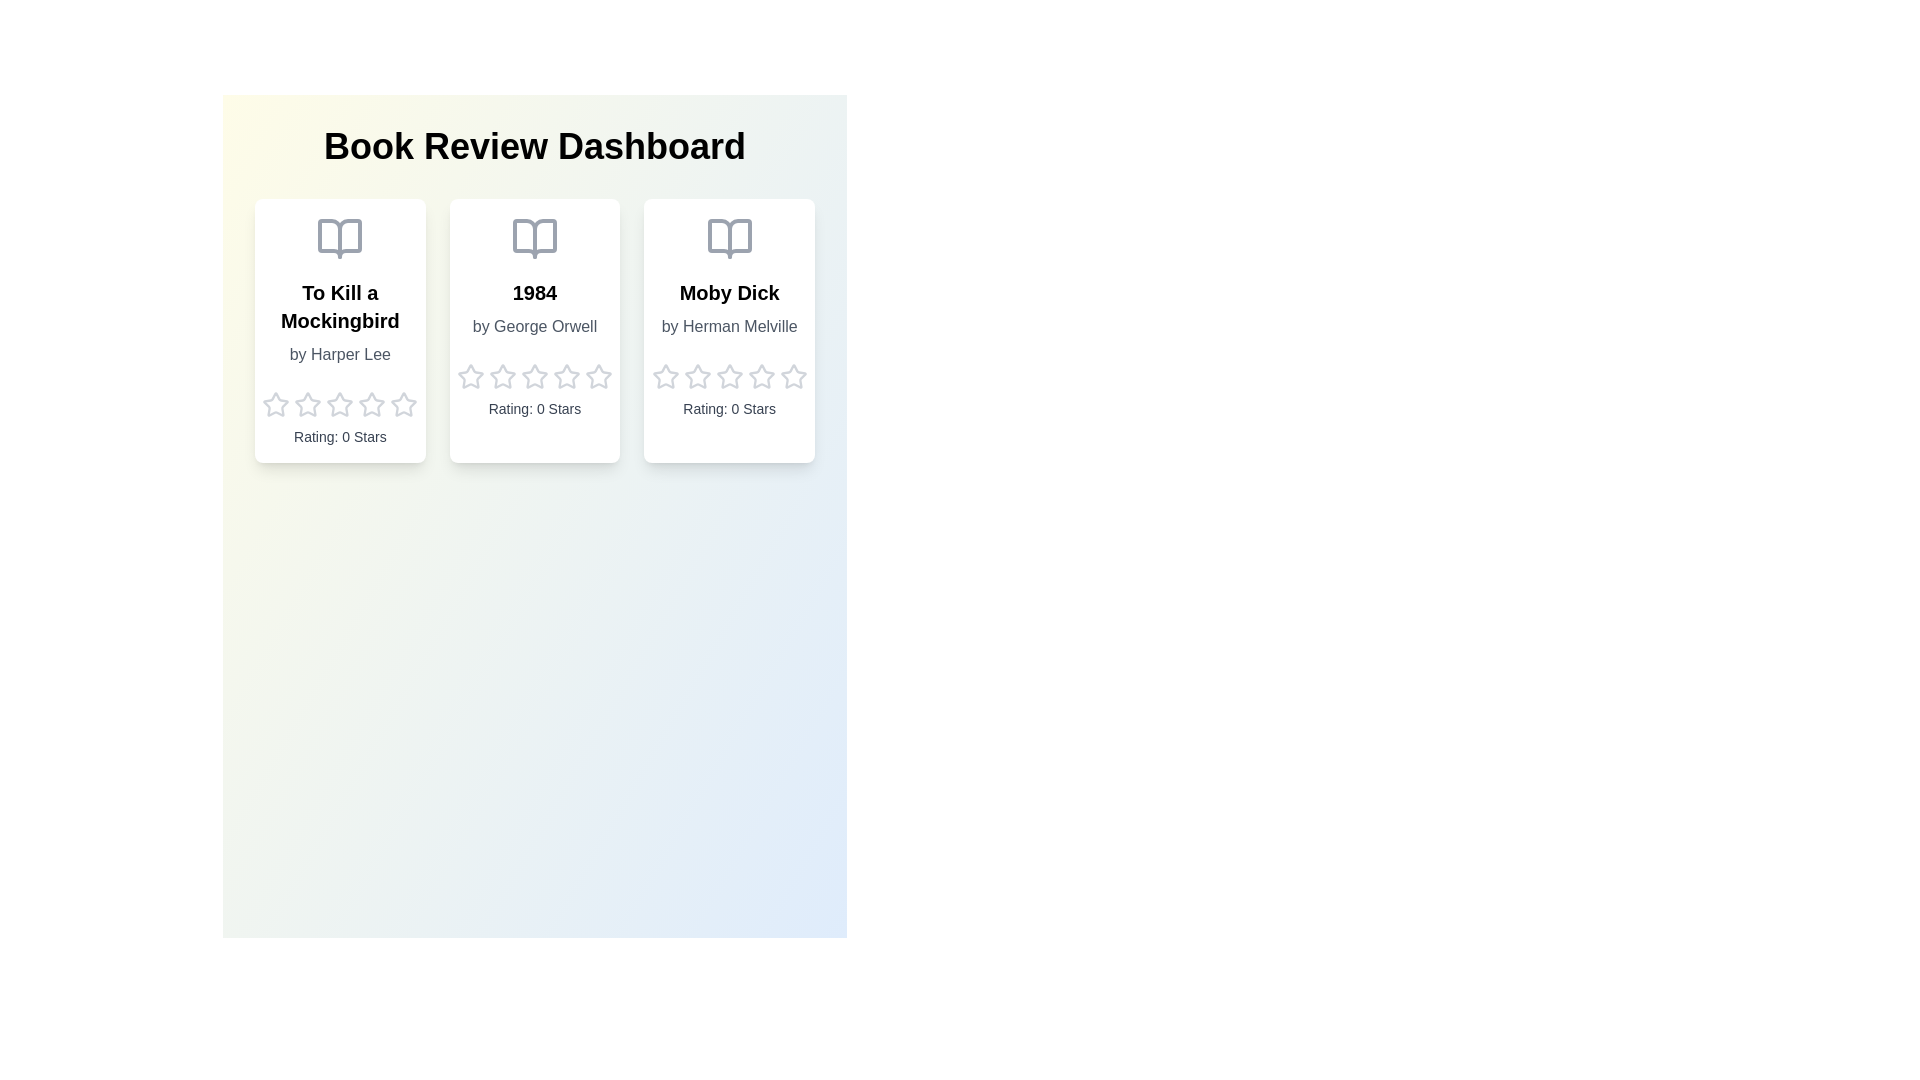 This screenshot has height=1080, width=1920. What do you see at coordinates (665, 377) in the screenshot?
I see `the star icon corresponding to the rating 1 for the book 3` at bounding box center [665, 377].